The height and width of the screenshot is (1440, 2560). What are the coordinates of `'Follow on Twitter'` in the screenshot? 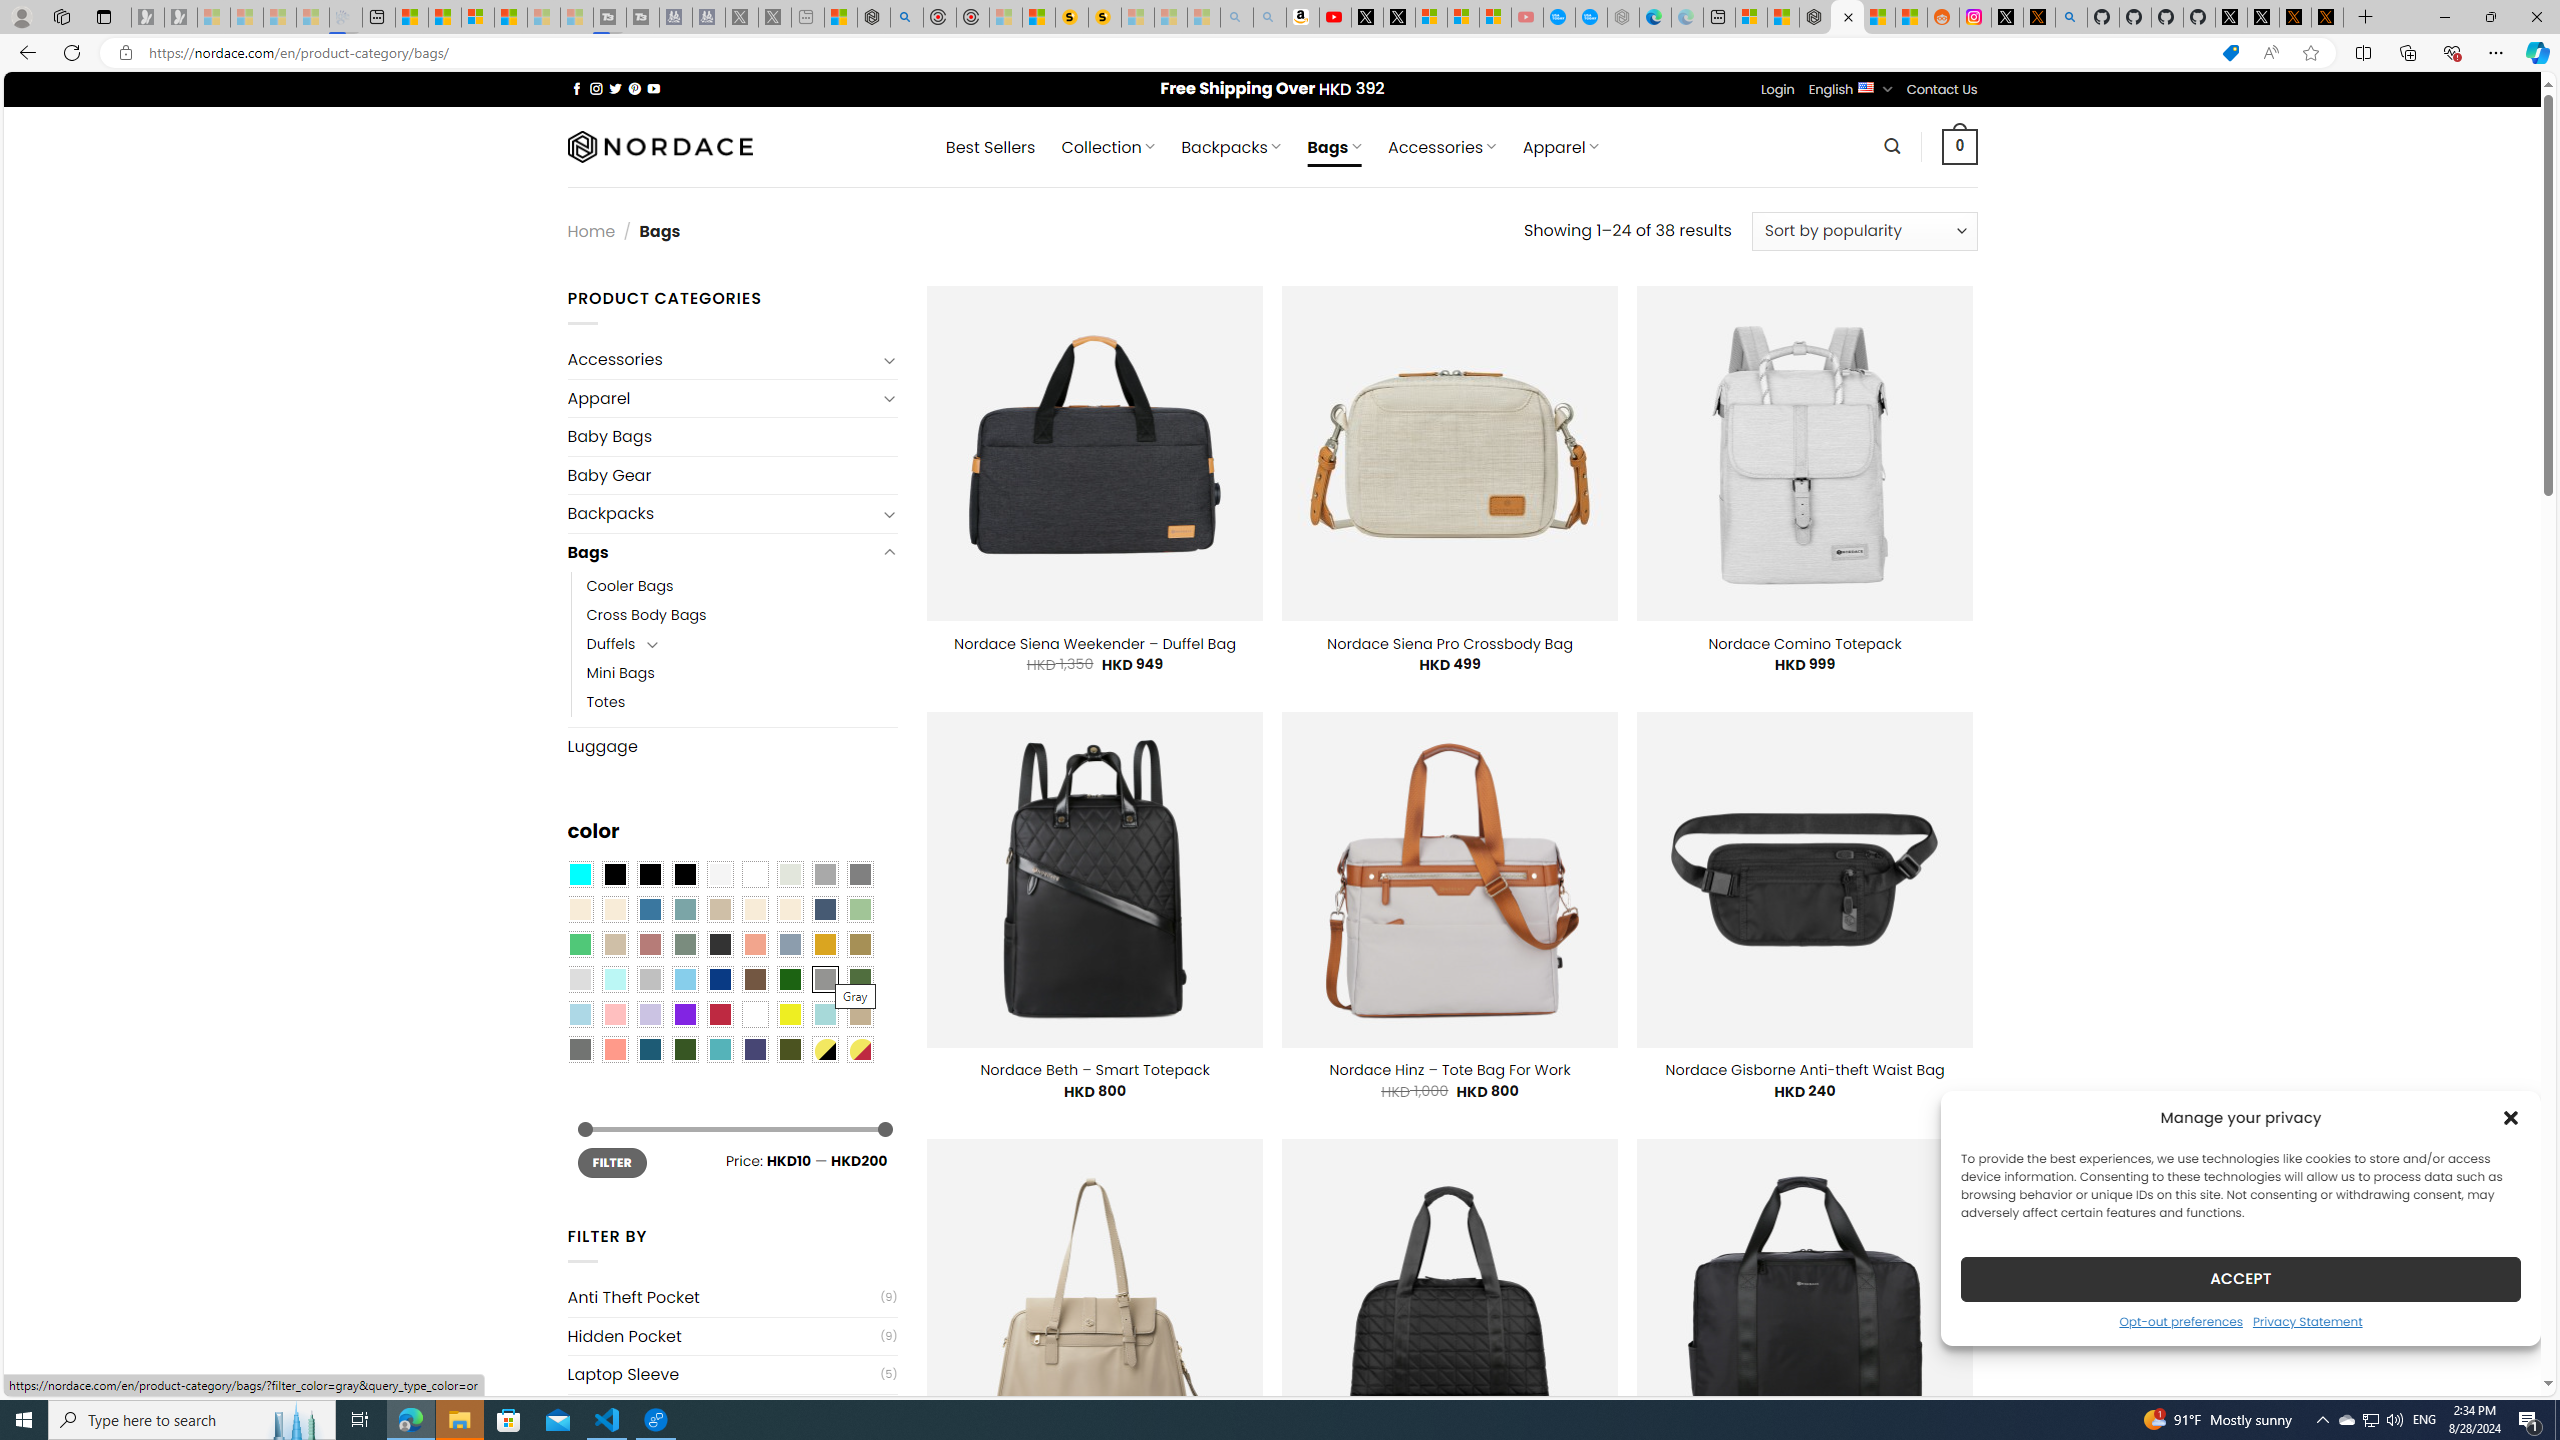 It's located at (615, 88).